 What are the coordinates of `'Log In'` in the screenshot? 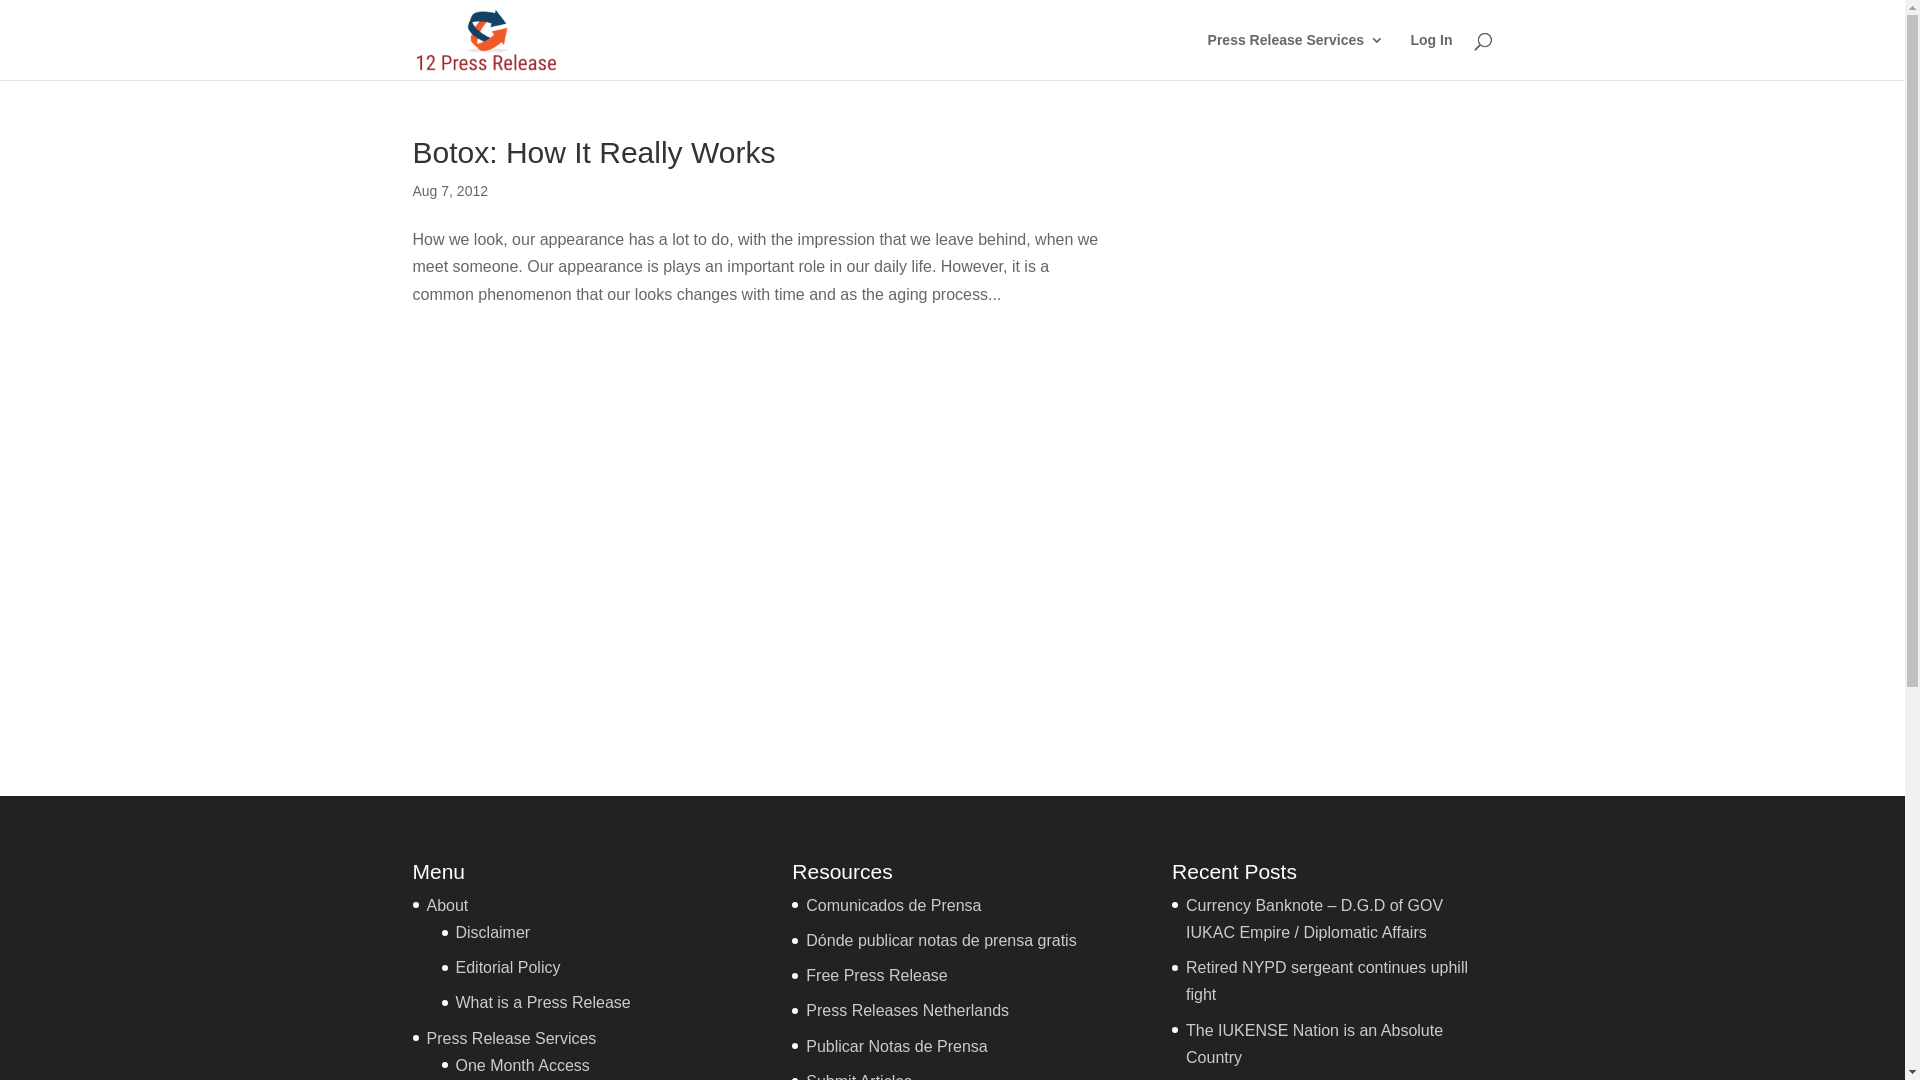 It's located at (1409, 55).